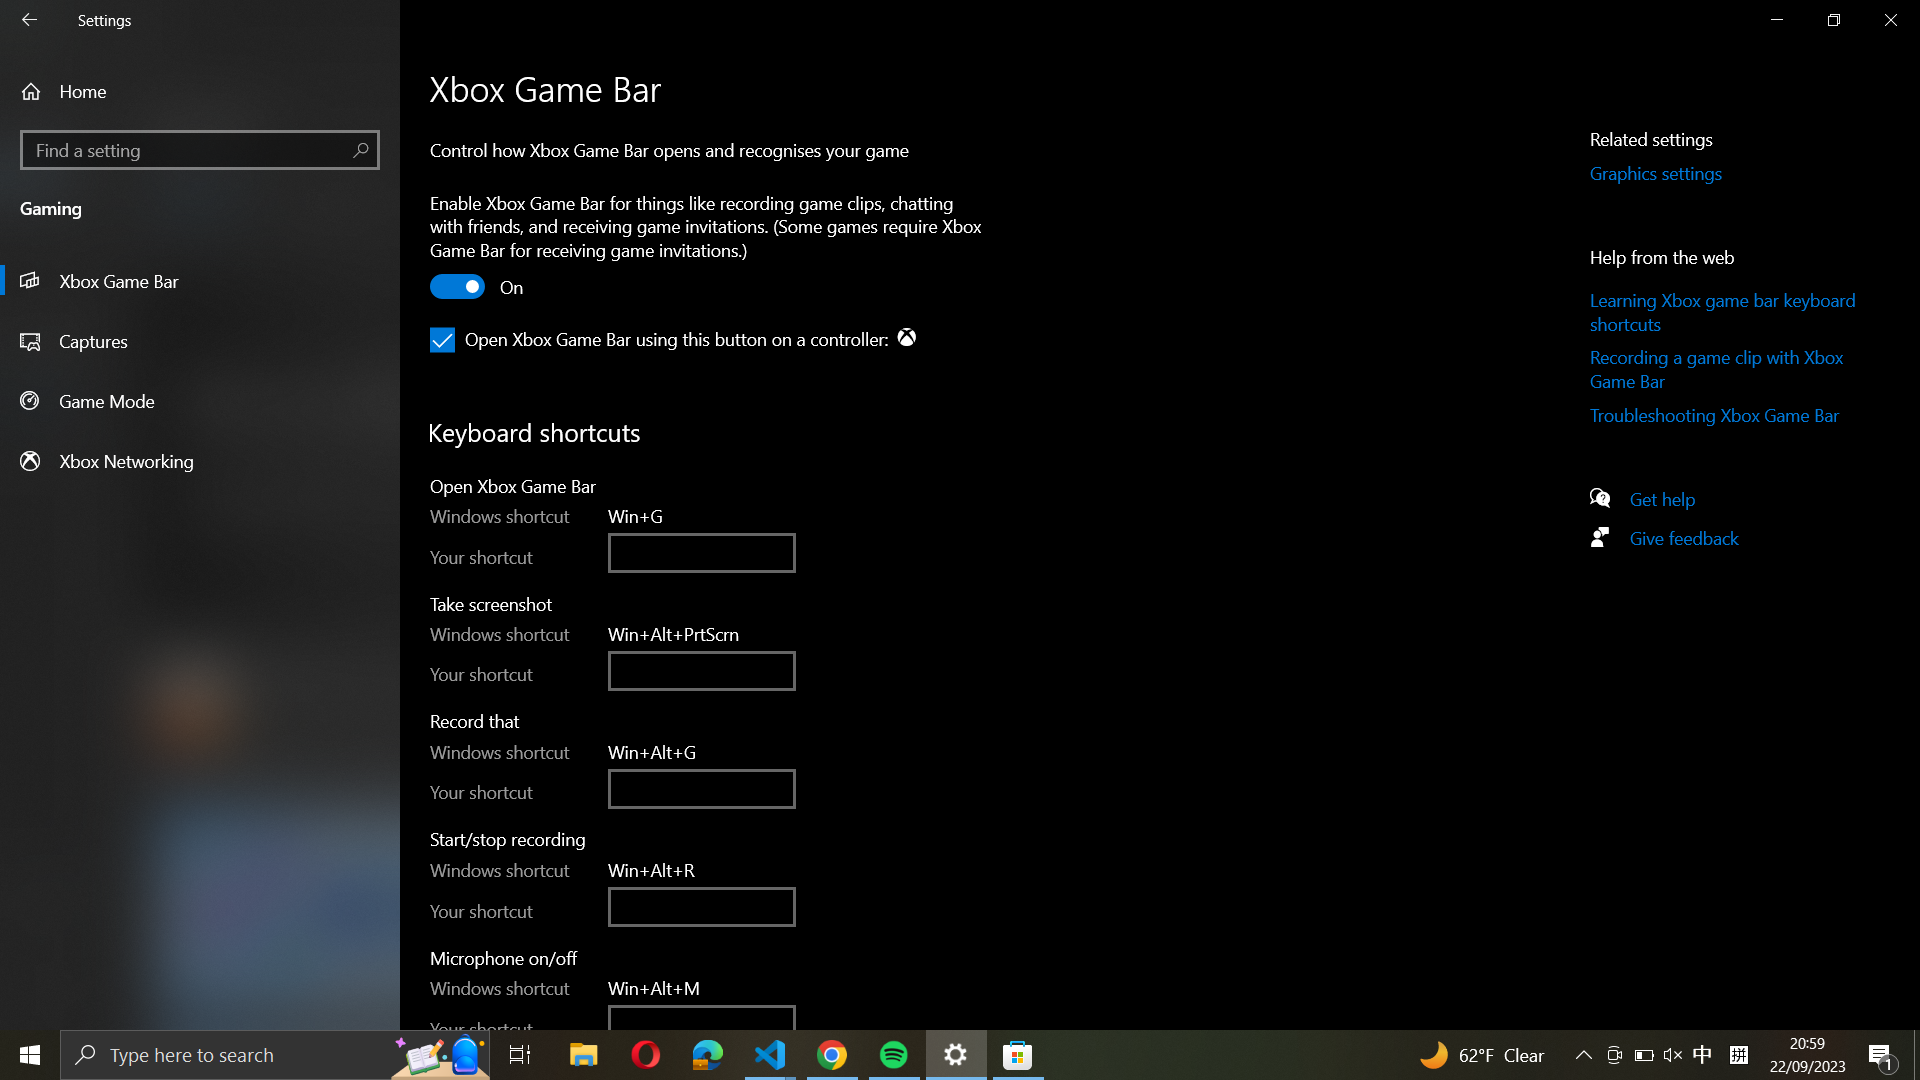 Image resolution: width=1920 pixels, height=1080 pixels. Describe the element at coordinates (1672, 542) in the screenshot. I see `the page labeled "Give Feedback` at that location.